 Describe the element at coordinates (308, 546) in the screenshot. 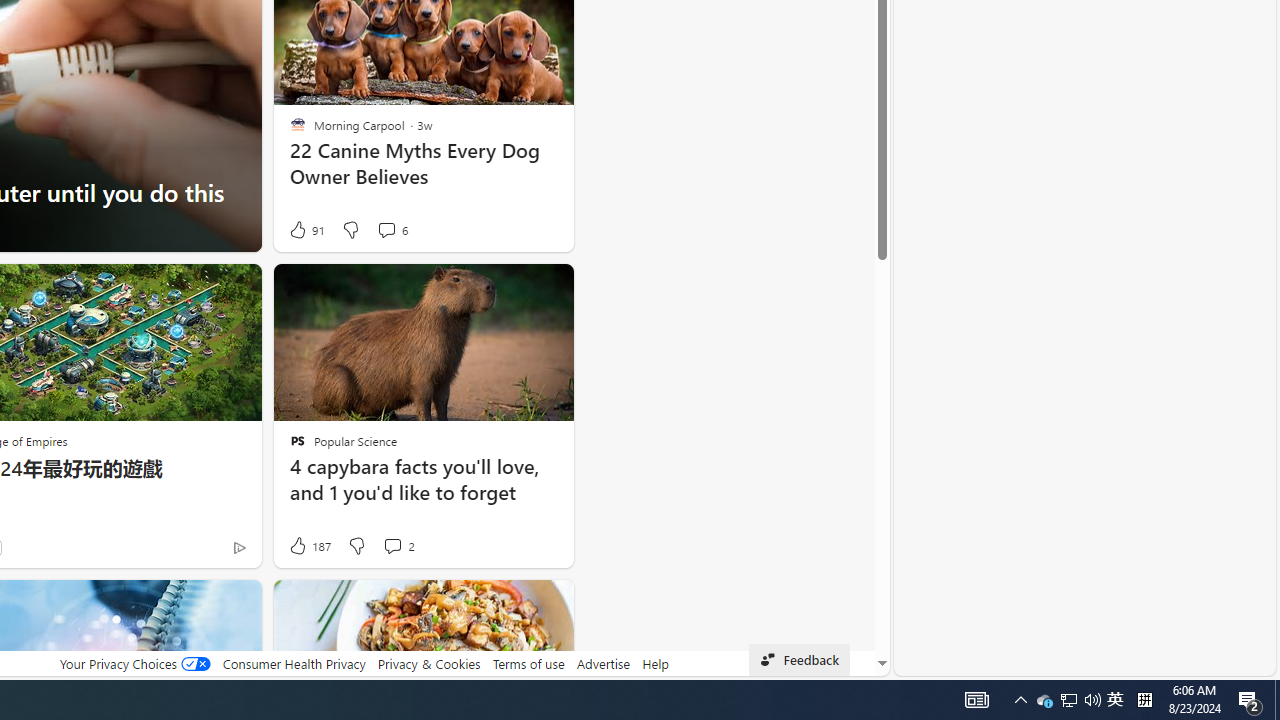

I see `'187 Like'` at that location.